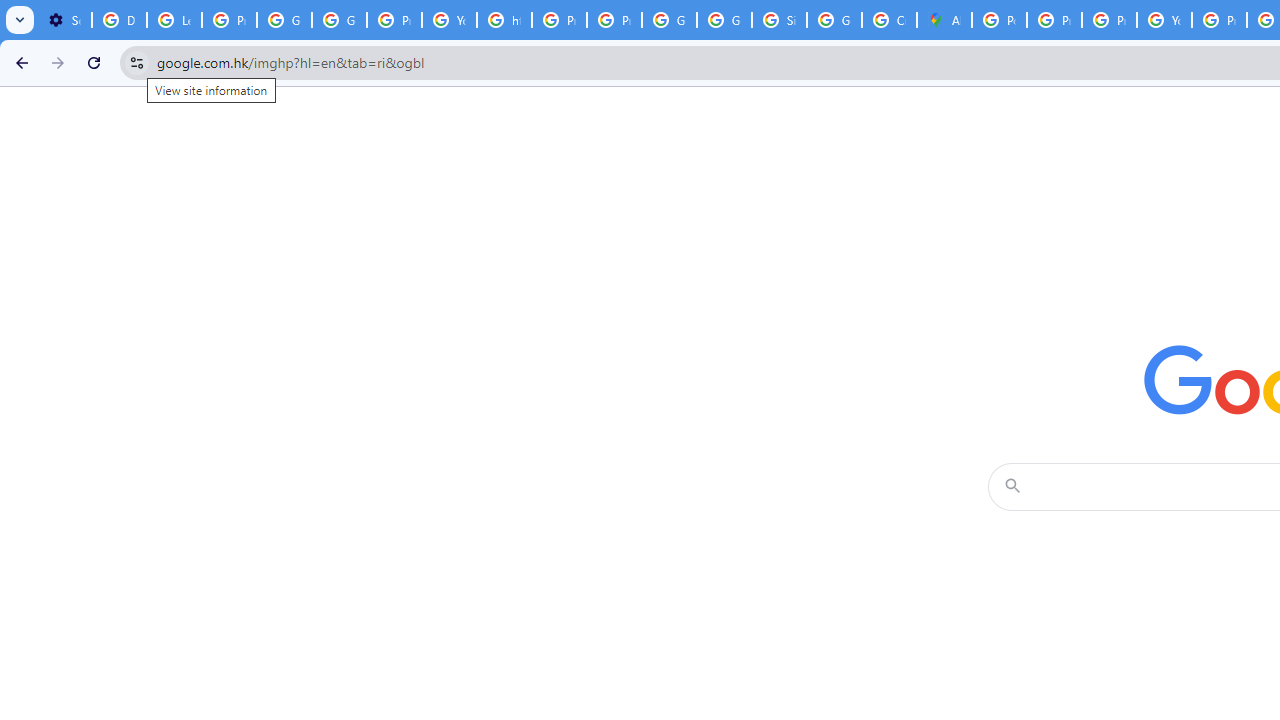 This screenshot has height=720, width=1280. What do you see at coordinates (887, 20) in the screenshot?
I see `'Create your Google Account'` at bounding box center [887, 20].